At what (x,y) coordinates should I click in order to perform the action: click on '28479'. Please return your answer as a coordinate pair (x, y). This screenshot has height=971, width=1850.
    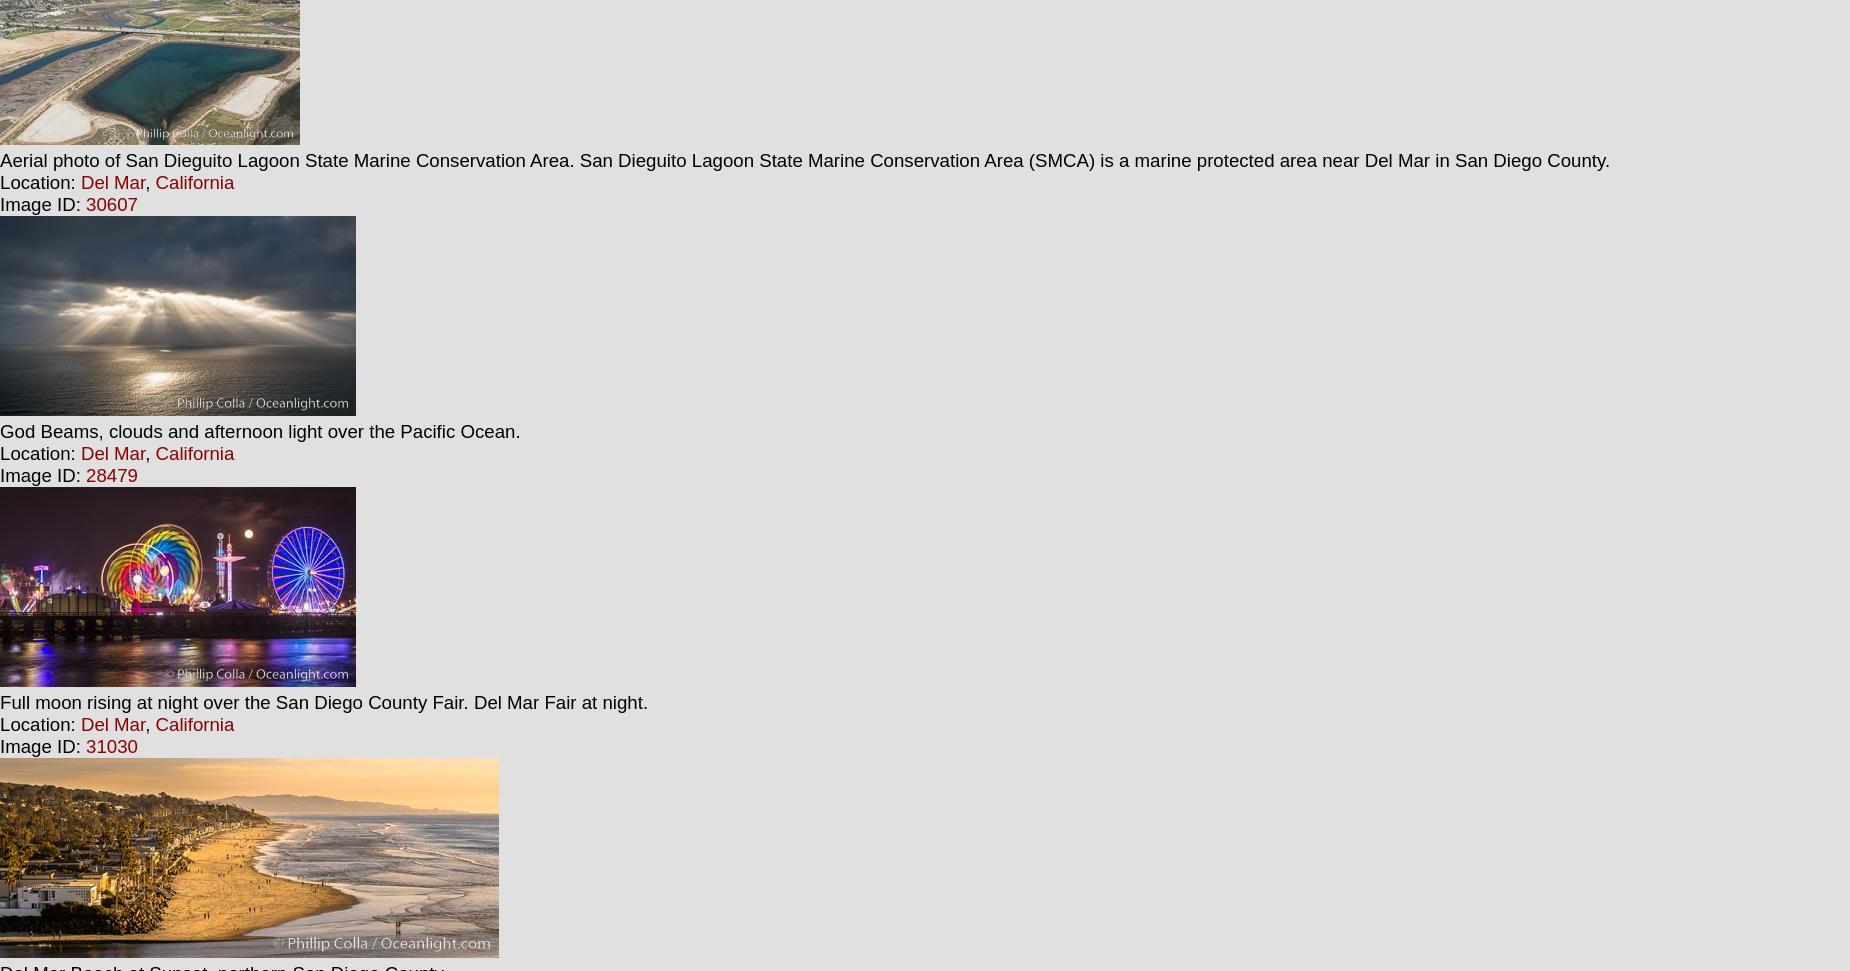
    Looking at the image, I should click on (110, 475).